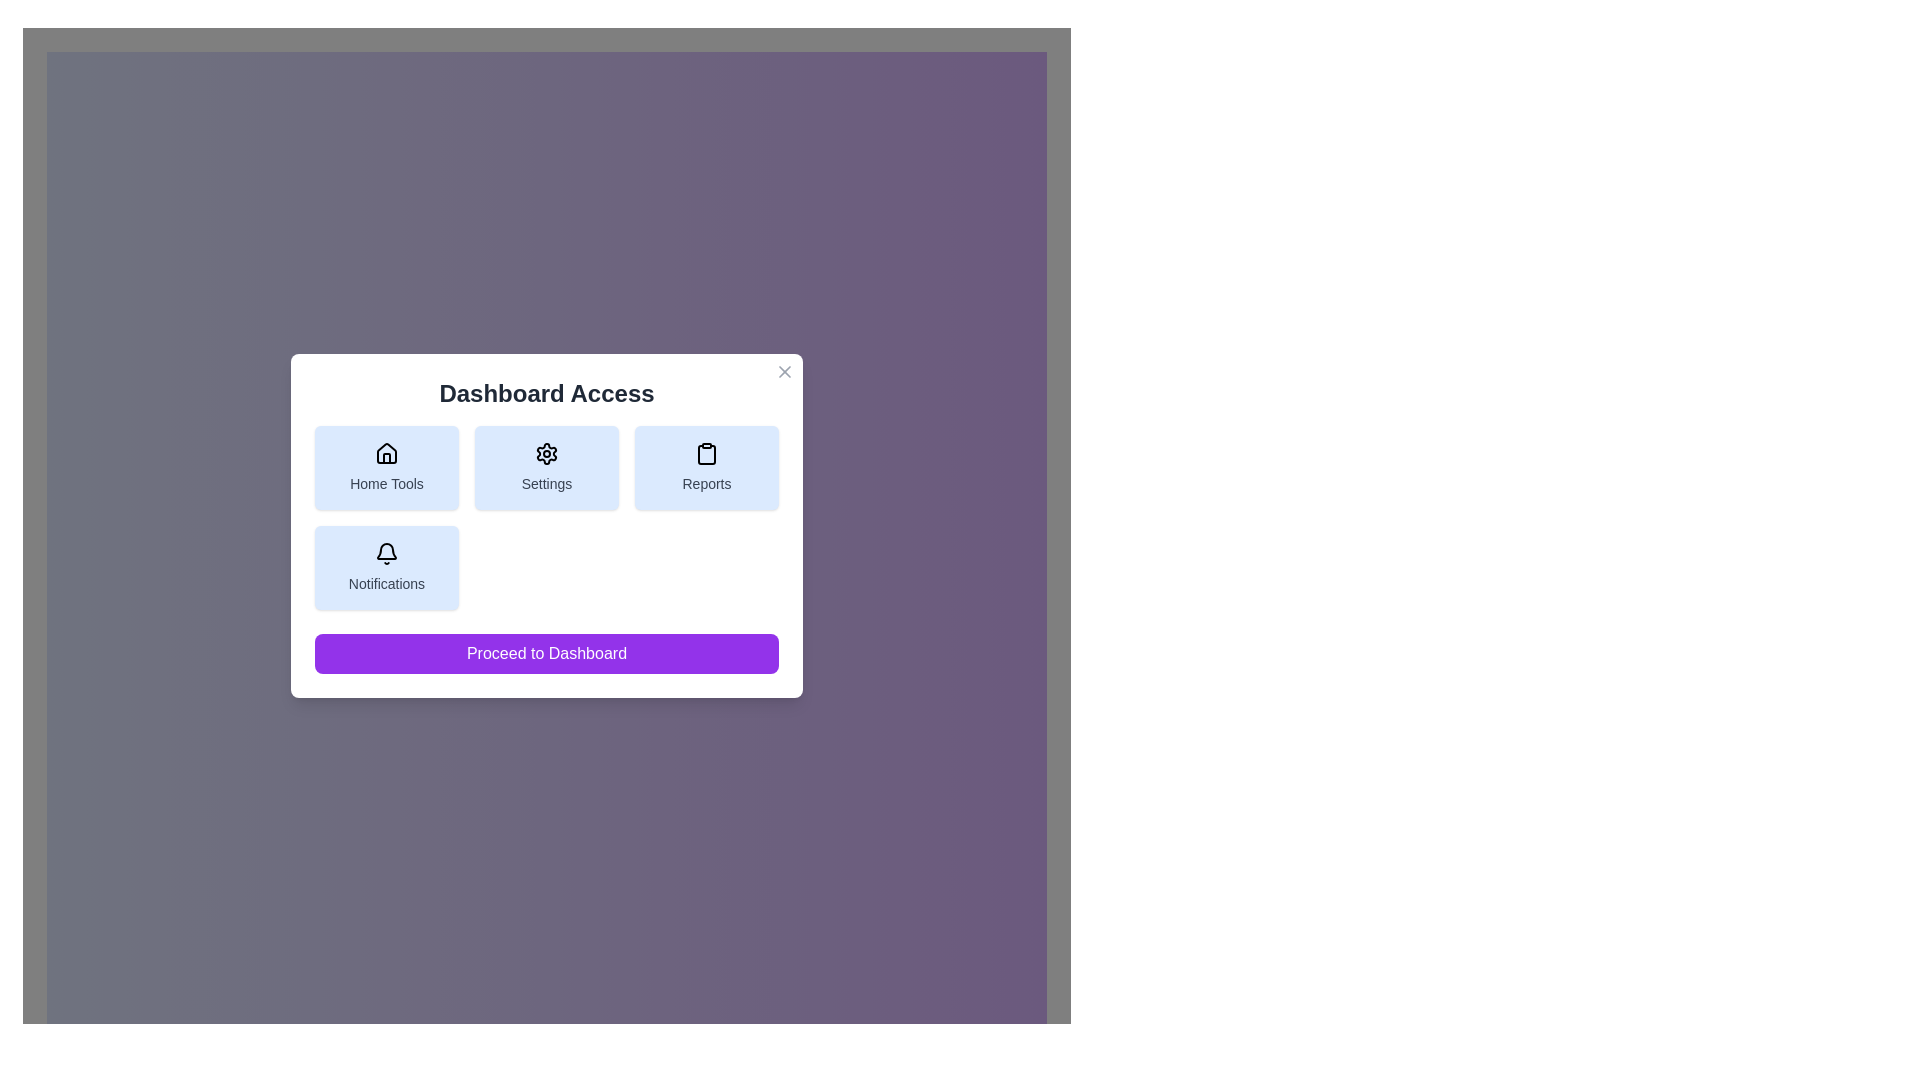 This screenshot has height=1080, width=1920. Describe the element at coordinates (784, 371) in the screenshot. I see `the close button located at the top-right corner of the 'Dashboard Access' modal dialog` at that location.